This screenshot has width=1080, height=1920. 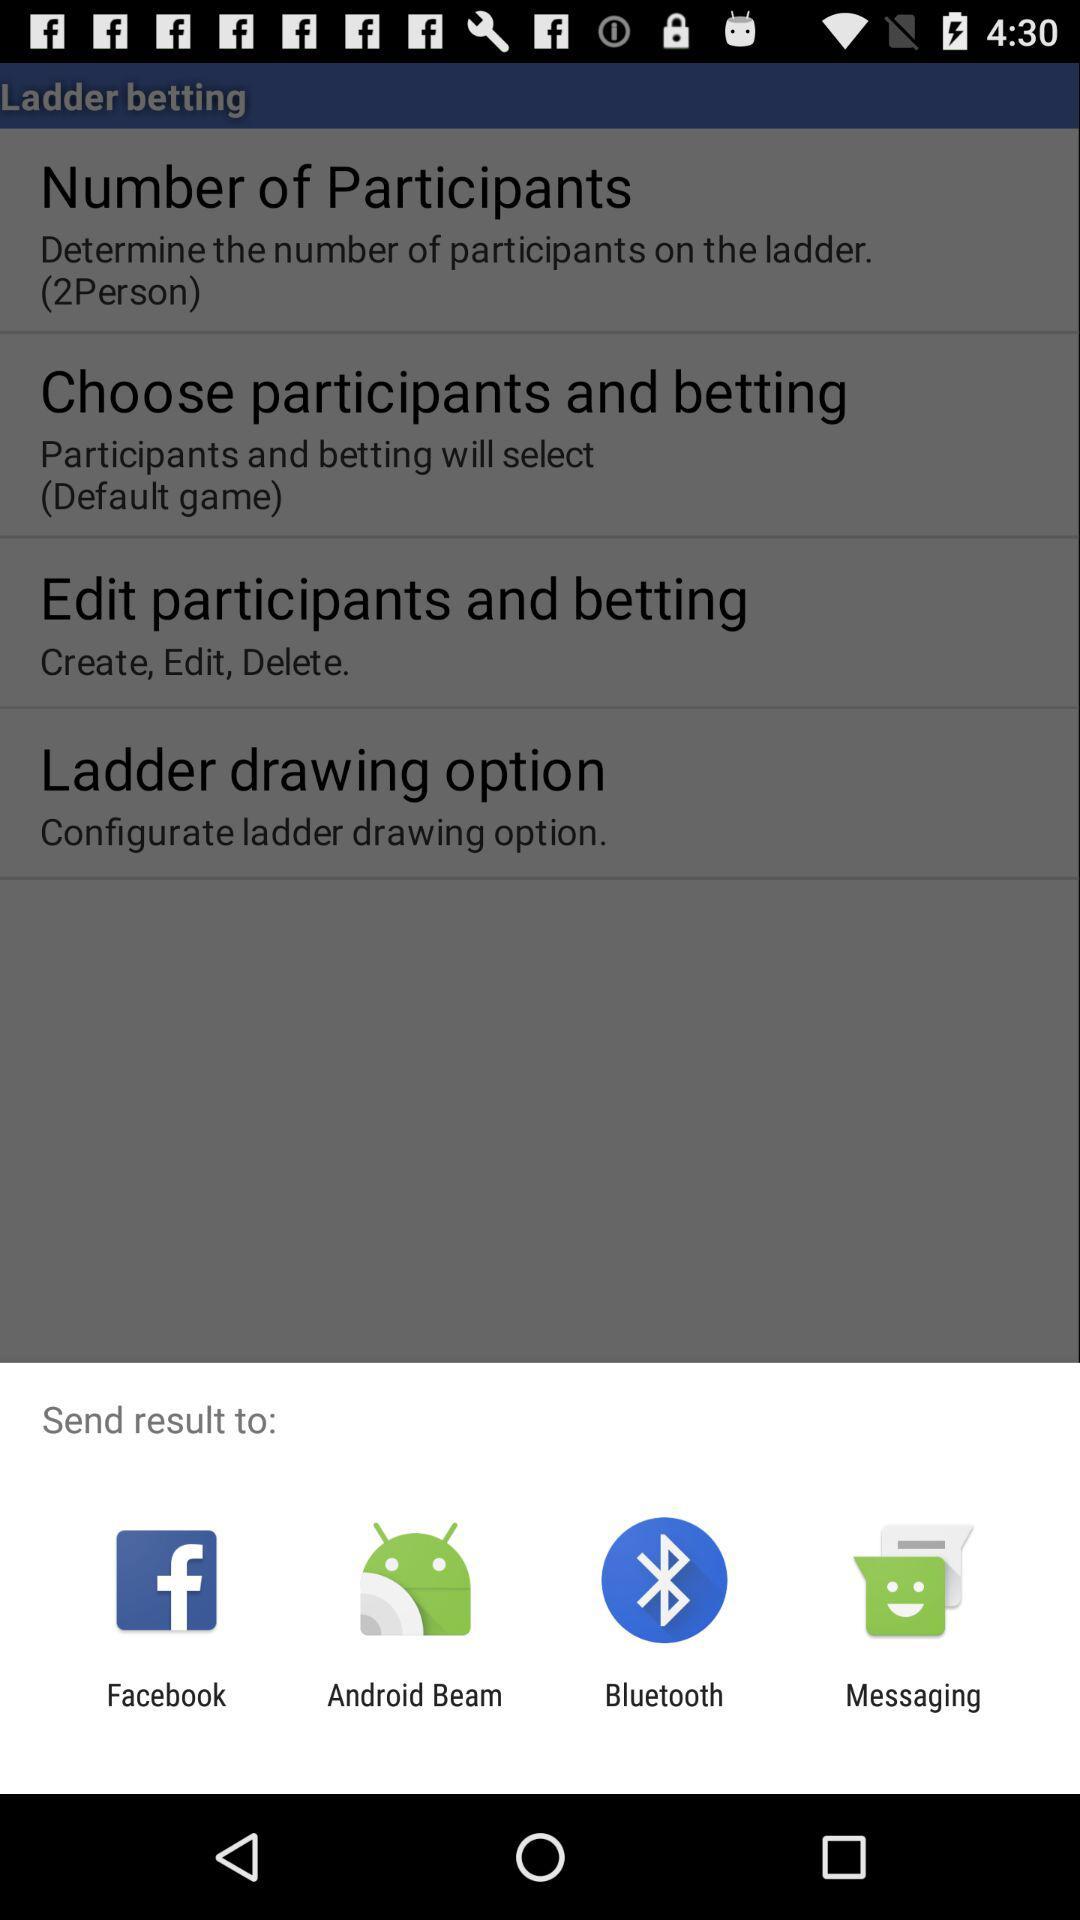 I want to click on messaging icon, so click(x=913, y=1711).